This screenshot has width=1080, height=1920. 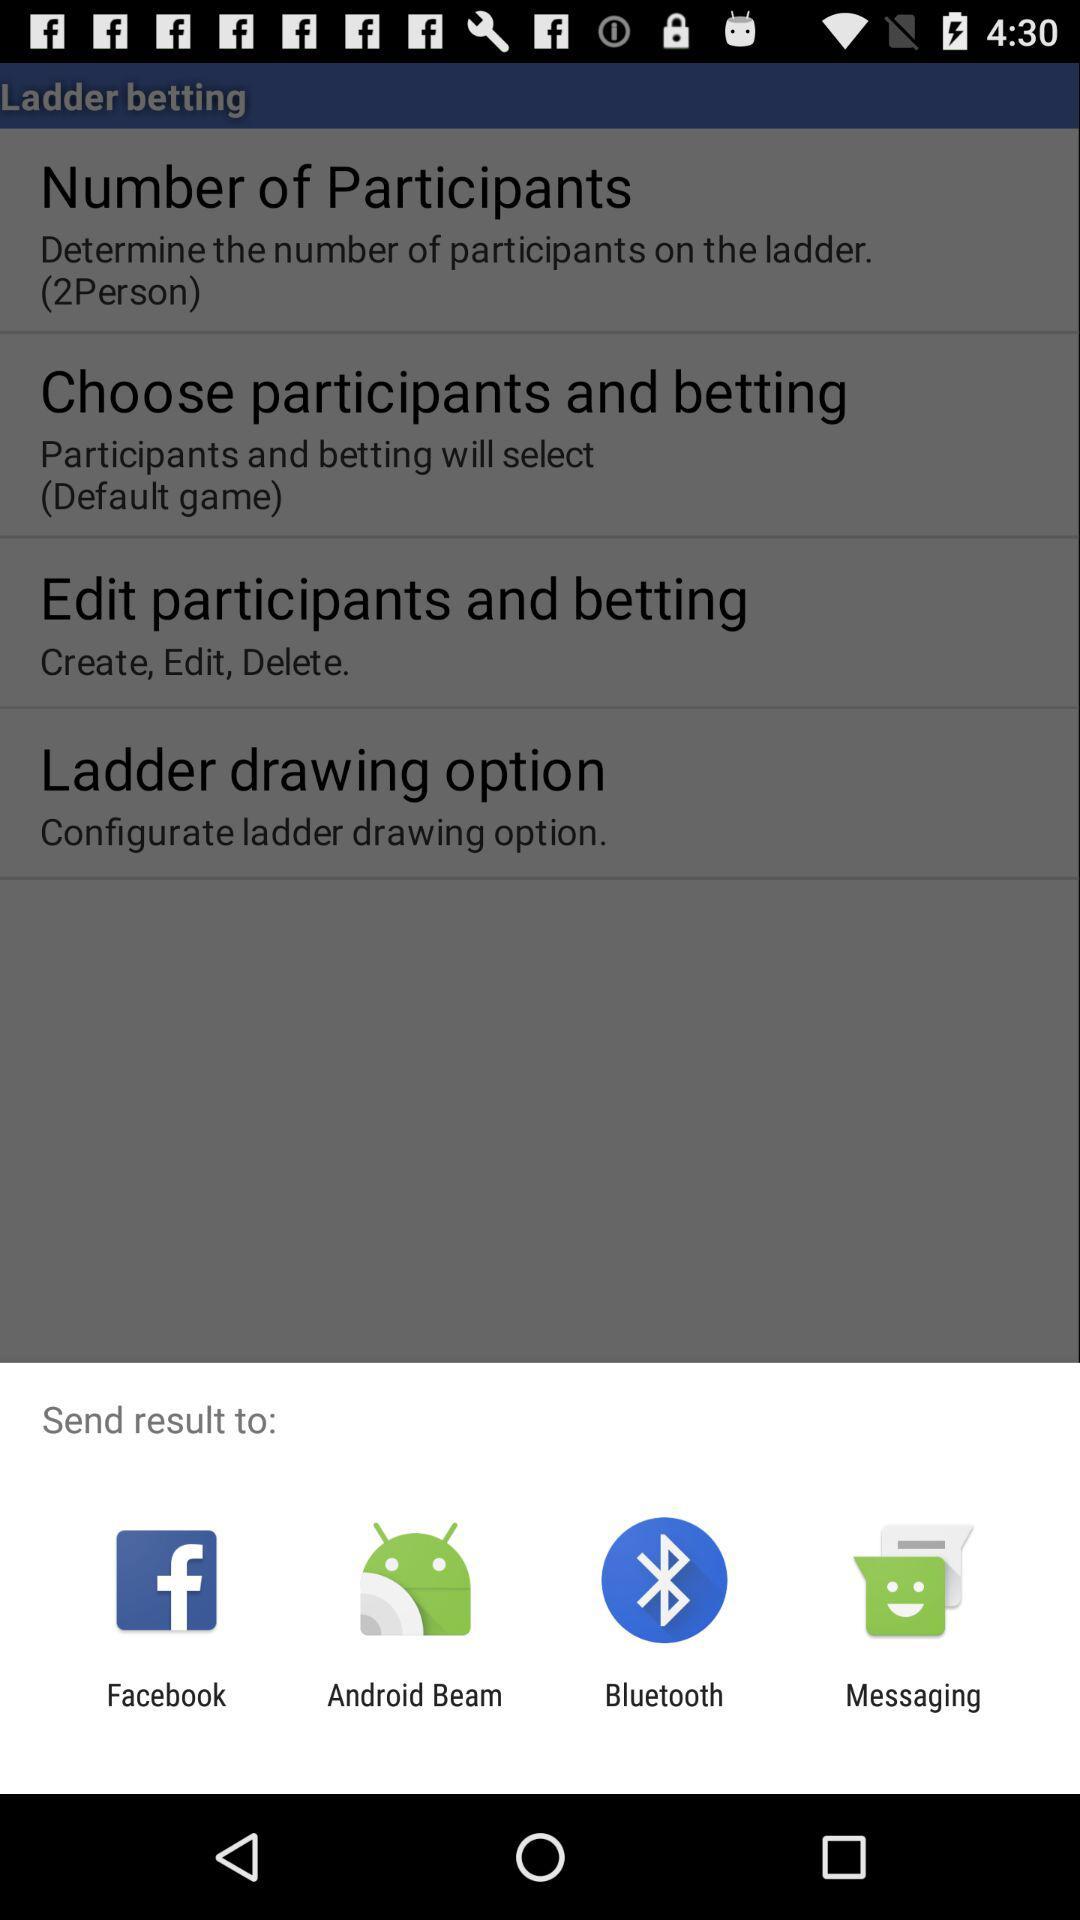 I want to click on messaging icon, so click(x=913, y=1711).